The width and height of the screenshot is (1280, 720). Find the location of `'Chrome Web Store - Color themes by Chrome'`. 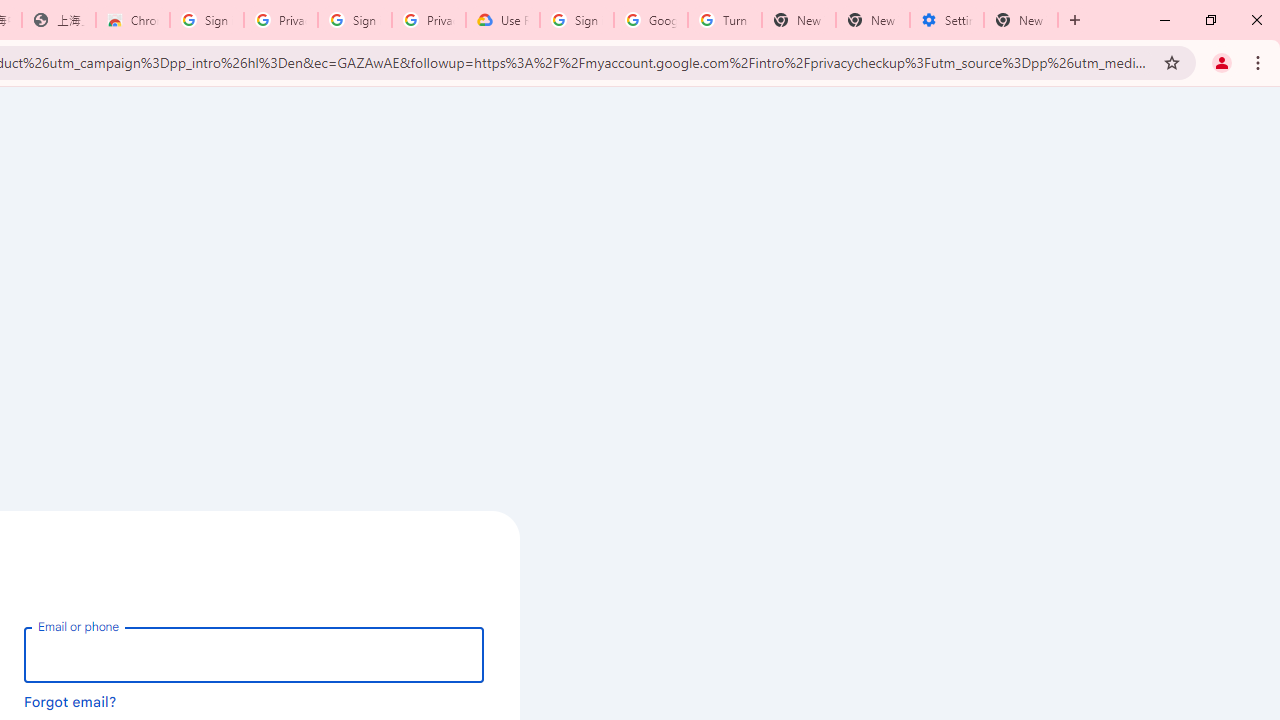

'Chrome Web Store - Color themes by Chrome' is located at coordinates (132, 20).